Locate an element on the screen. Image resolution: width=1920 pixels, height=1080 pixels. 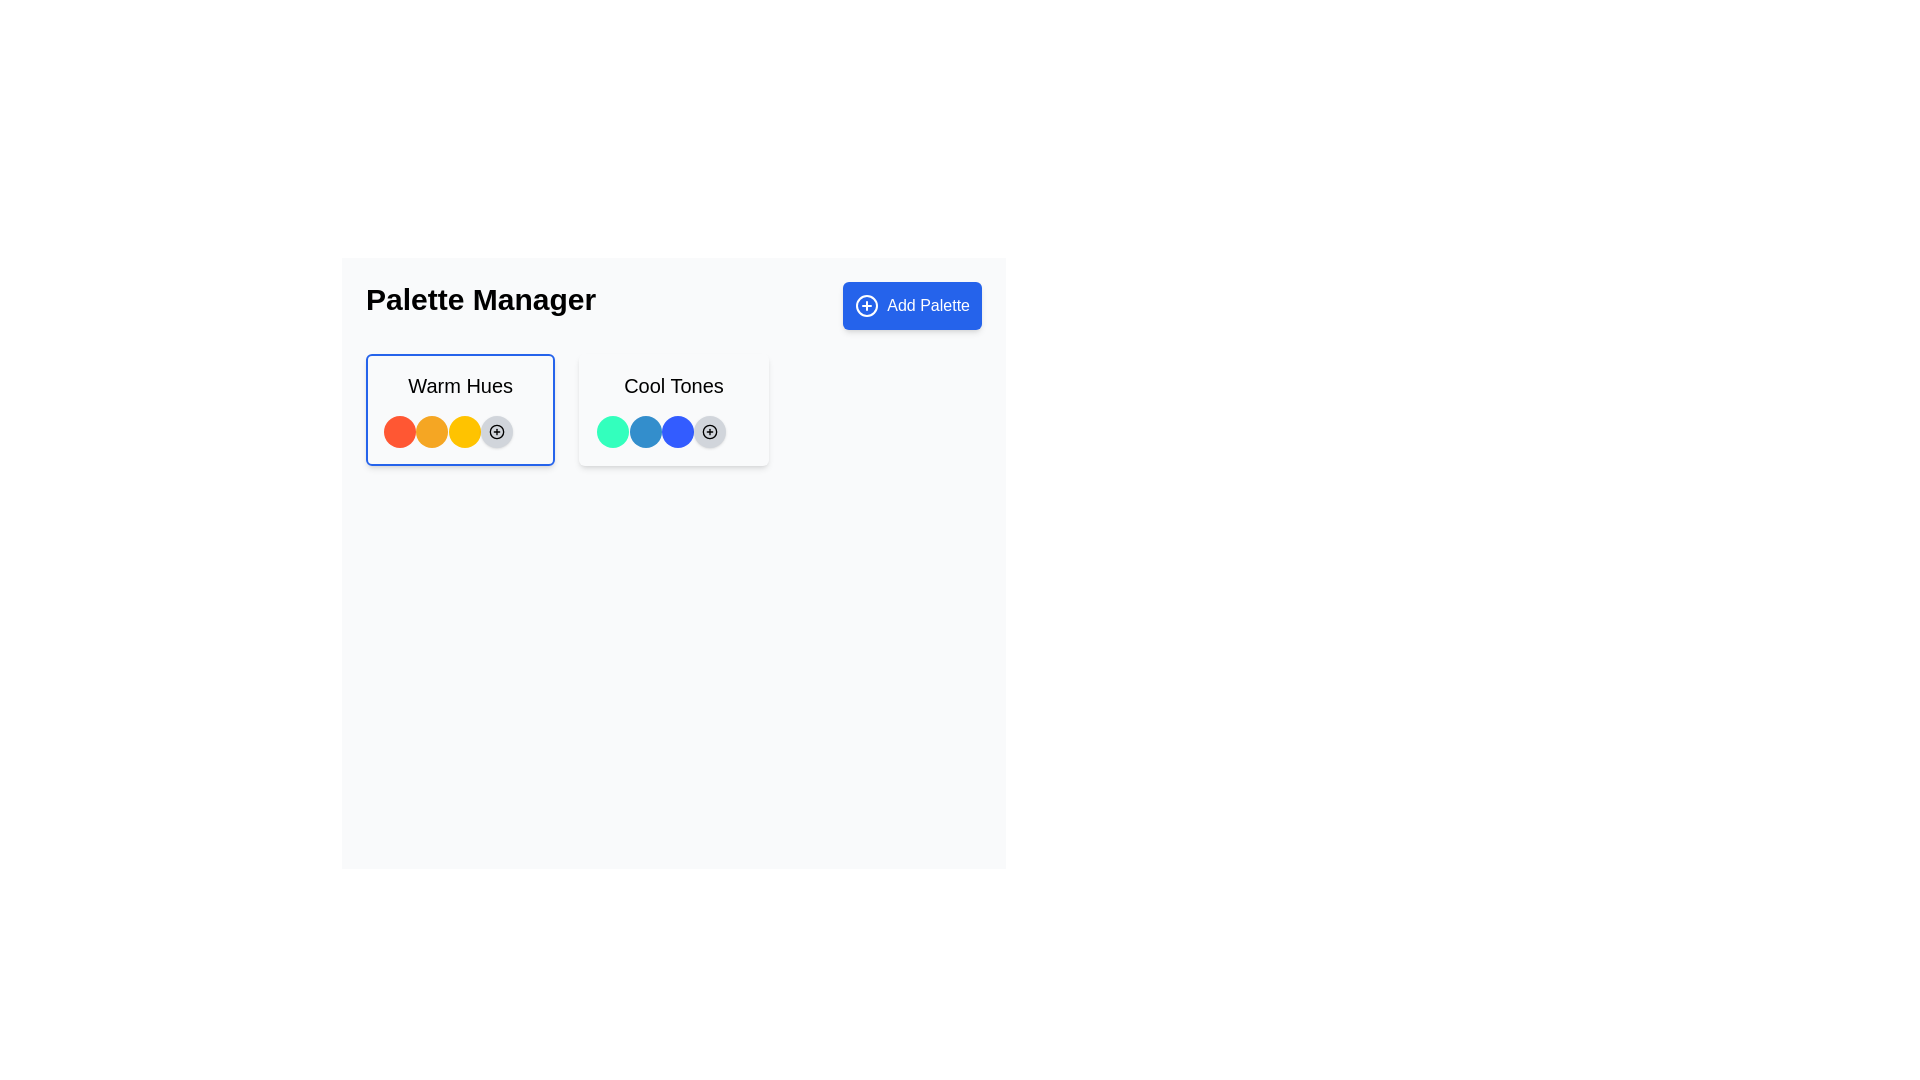
the 'Cool Tones' card component is located at coordinates (673, 408).